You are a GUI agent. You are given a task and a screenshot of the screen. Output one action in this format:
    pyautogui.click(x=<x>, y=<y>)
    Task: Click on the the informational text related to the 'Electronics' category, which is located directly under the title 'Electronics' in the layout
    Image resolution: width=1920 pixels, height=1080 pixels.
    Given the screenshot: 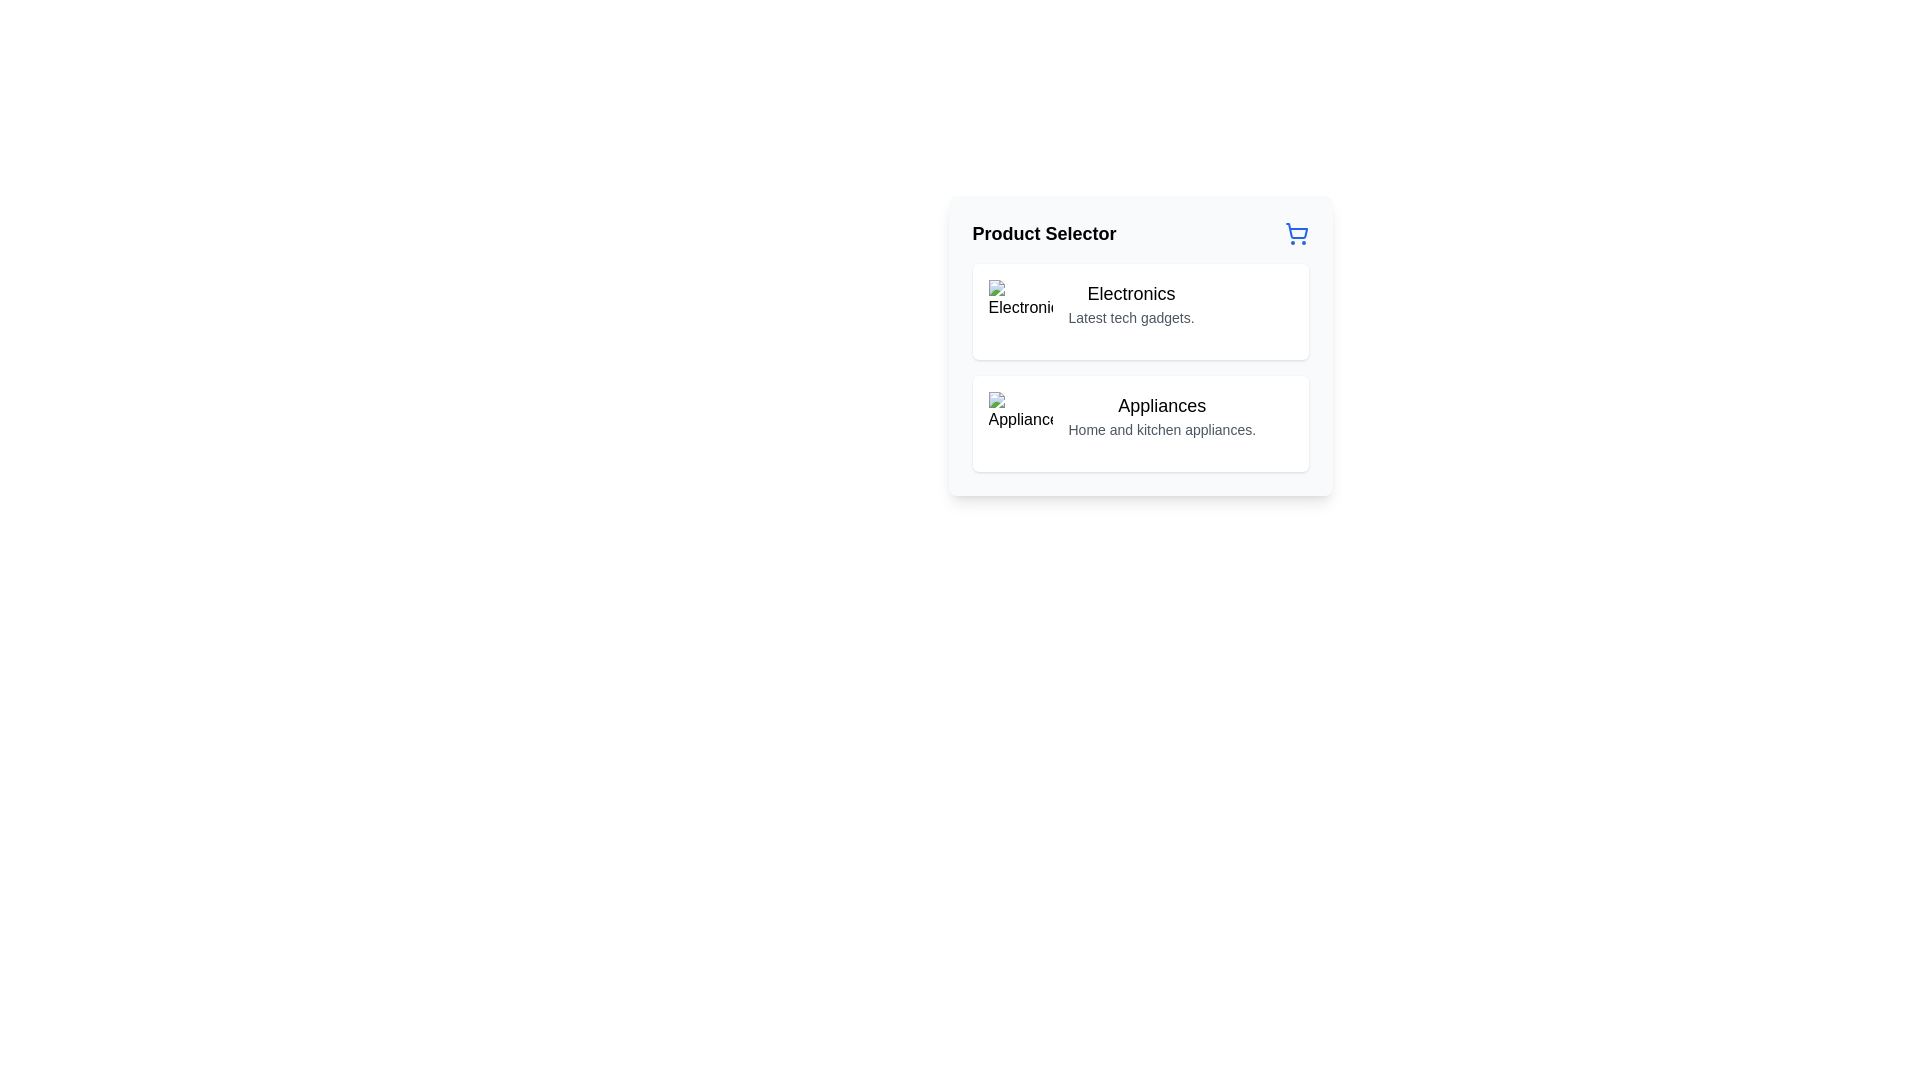 What is the action you would take?
    pyautogui.click(x=1131, y=316)
    